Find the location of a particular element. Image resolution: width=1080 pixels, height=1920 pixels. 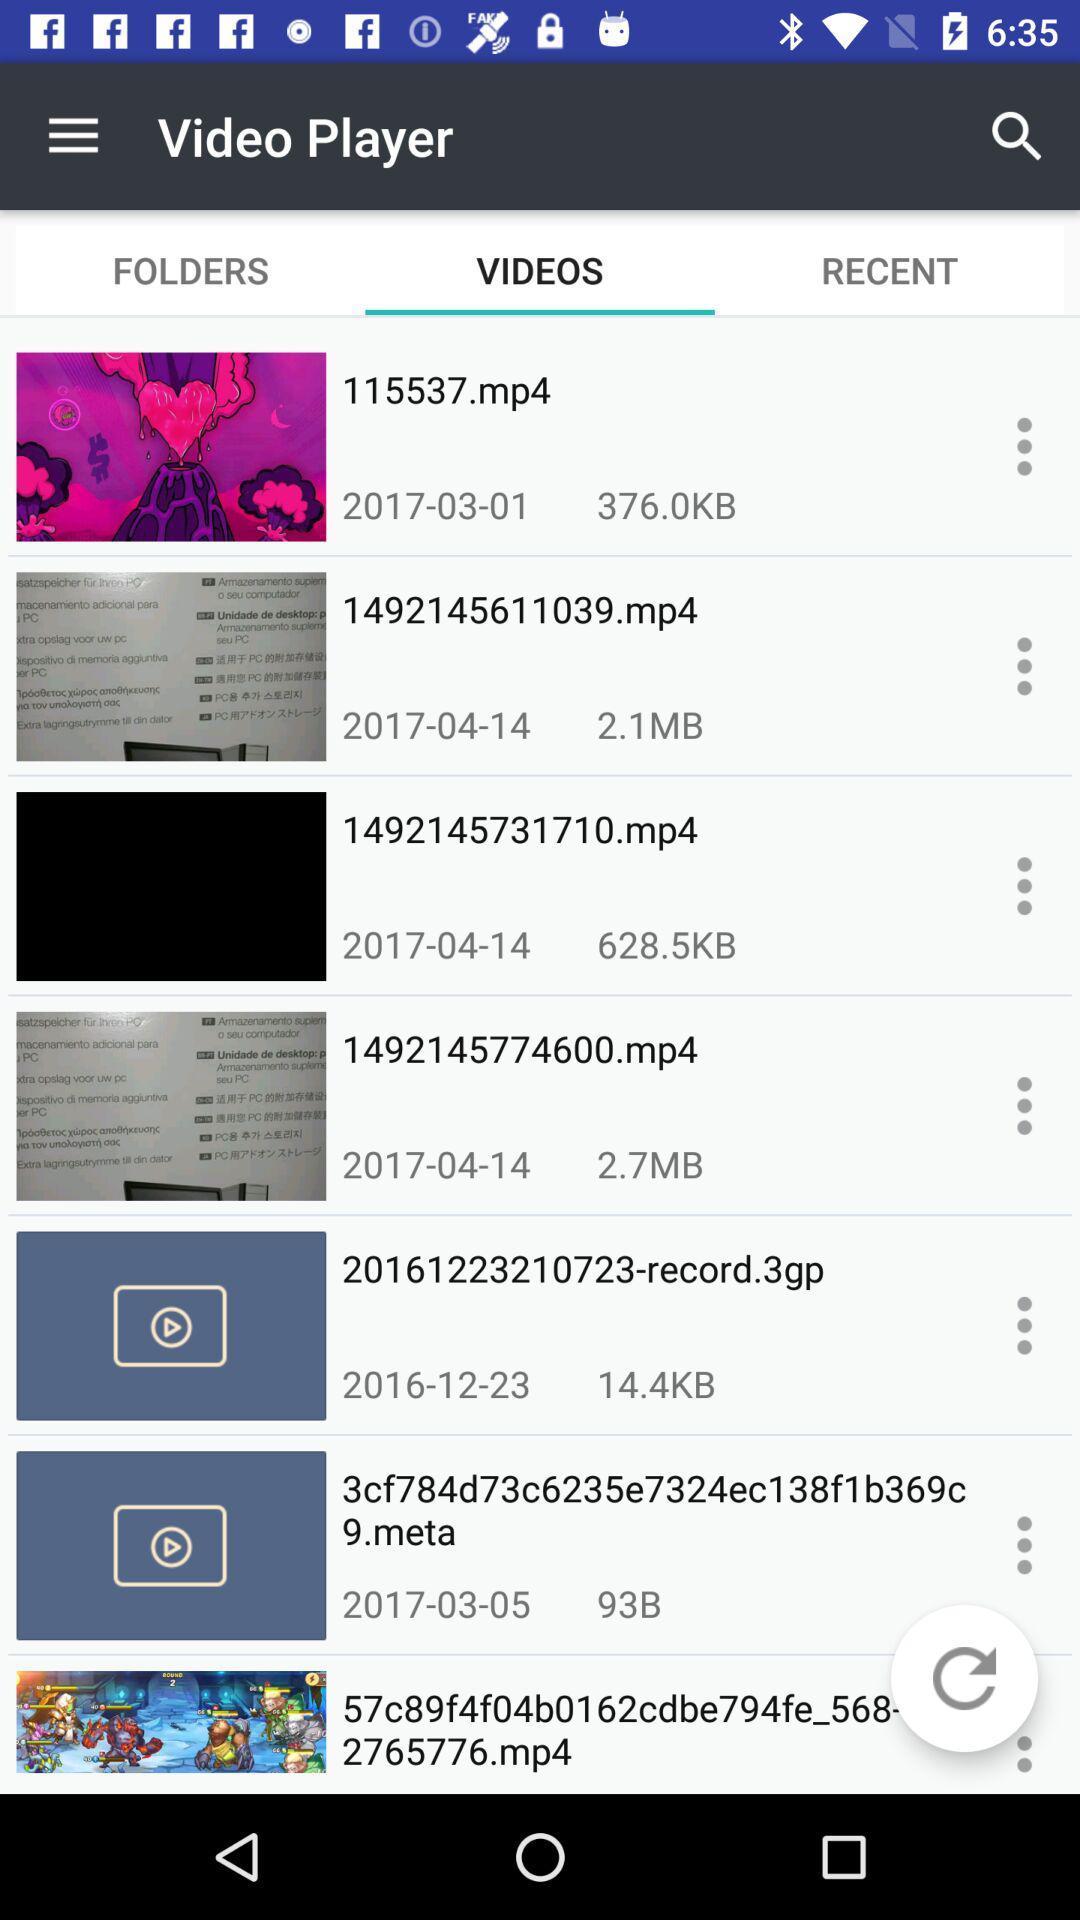

item below the 20161223210723-record.3gp is located at coordinates (656, 1382).